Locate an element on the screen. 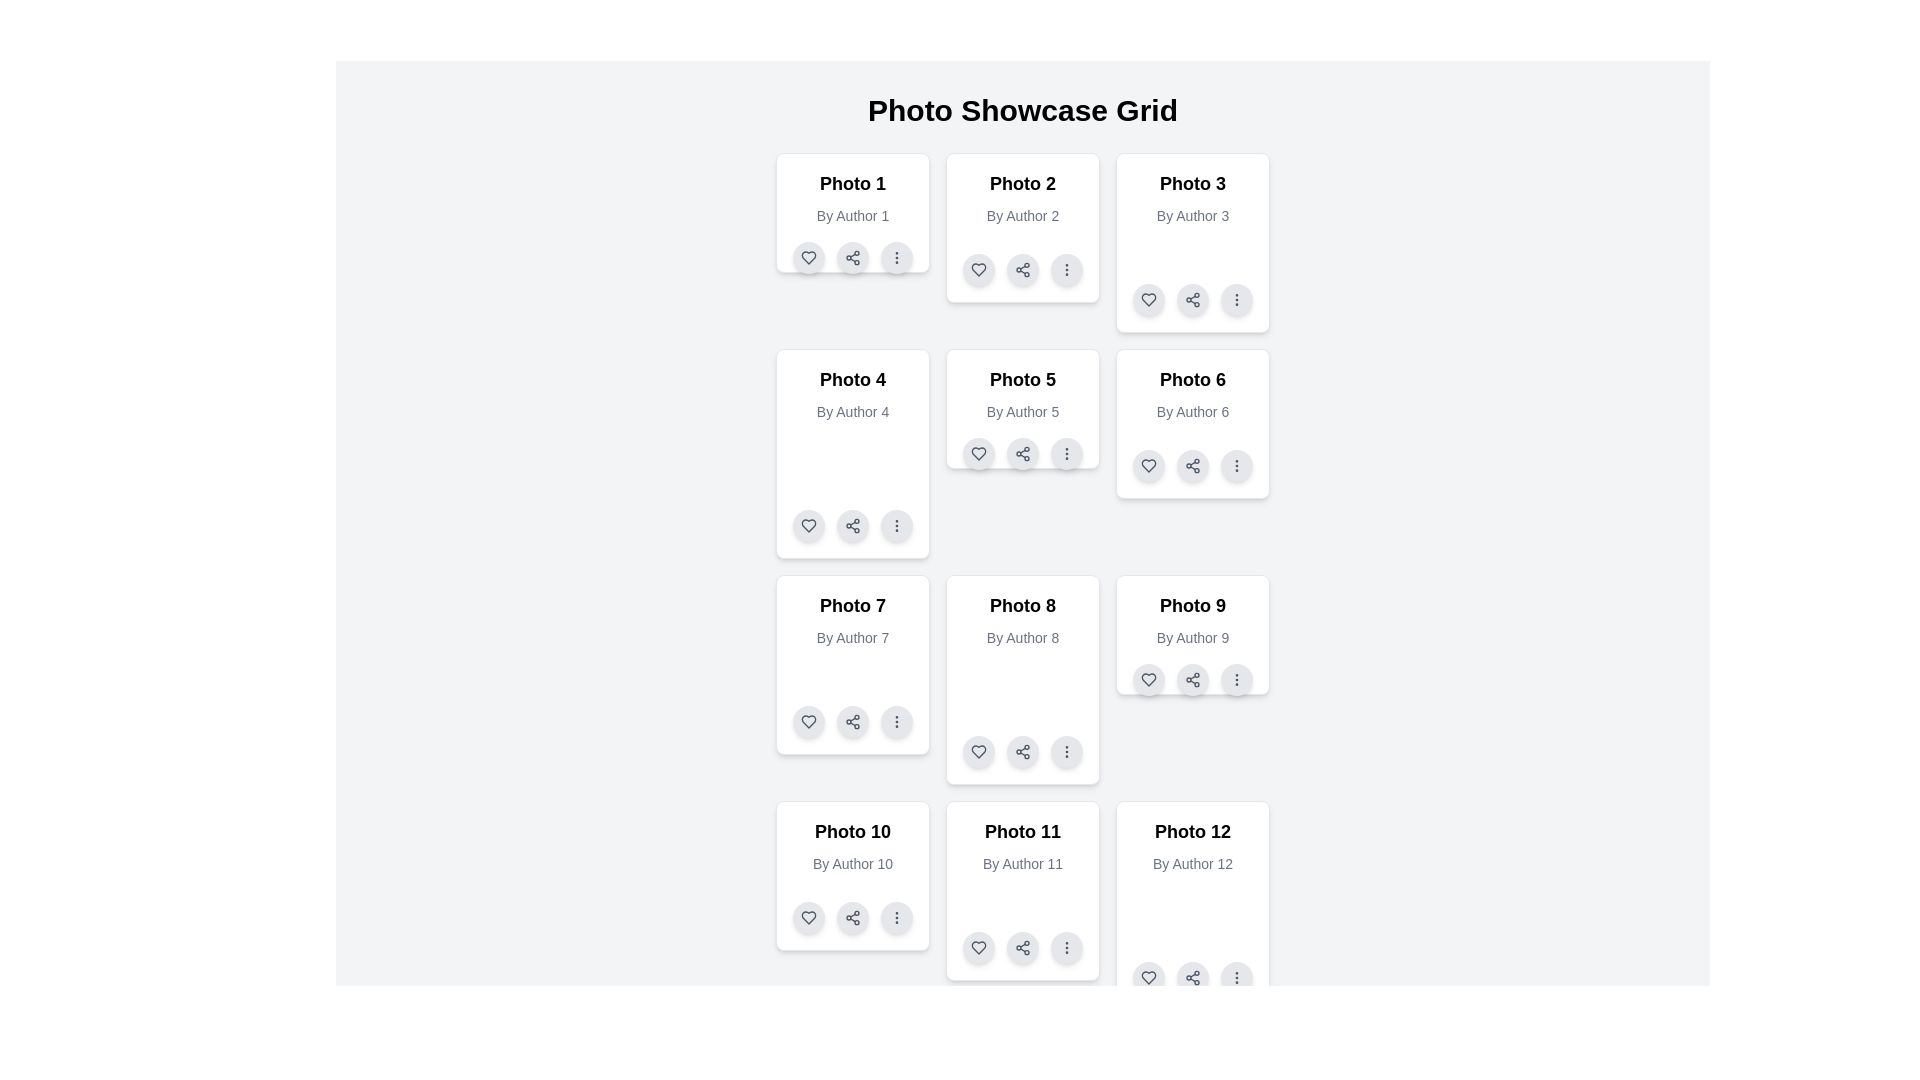  the sharing button located at the bottom of the 'Photo 12' card by 'Author 12' to initiate sharing is located at coordinates (1193, 977).